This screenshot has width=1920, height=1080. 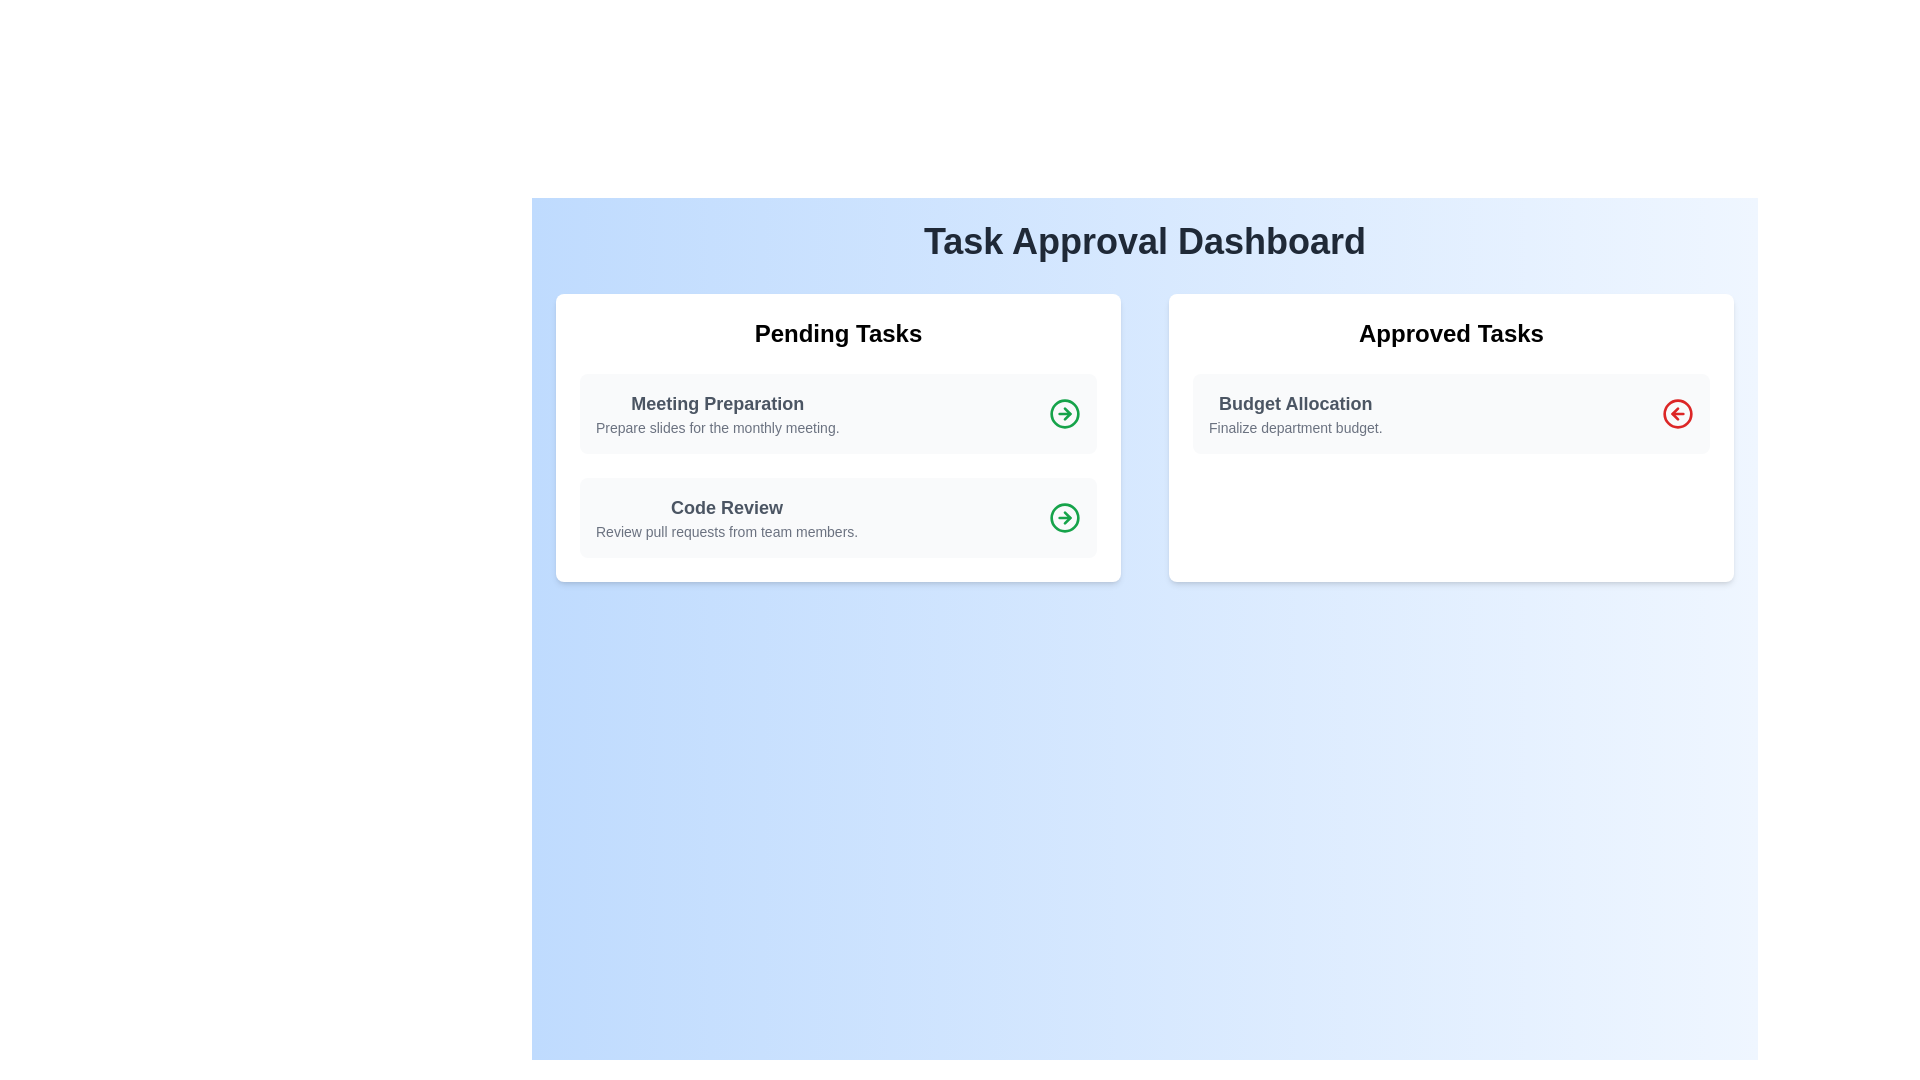 I want to click on the static text element that reads 'Finalize department budget.' located beneath the heading 'Budget Allocation' in the 'Approved Tasks' section, so click(x=1295, y=427).